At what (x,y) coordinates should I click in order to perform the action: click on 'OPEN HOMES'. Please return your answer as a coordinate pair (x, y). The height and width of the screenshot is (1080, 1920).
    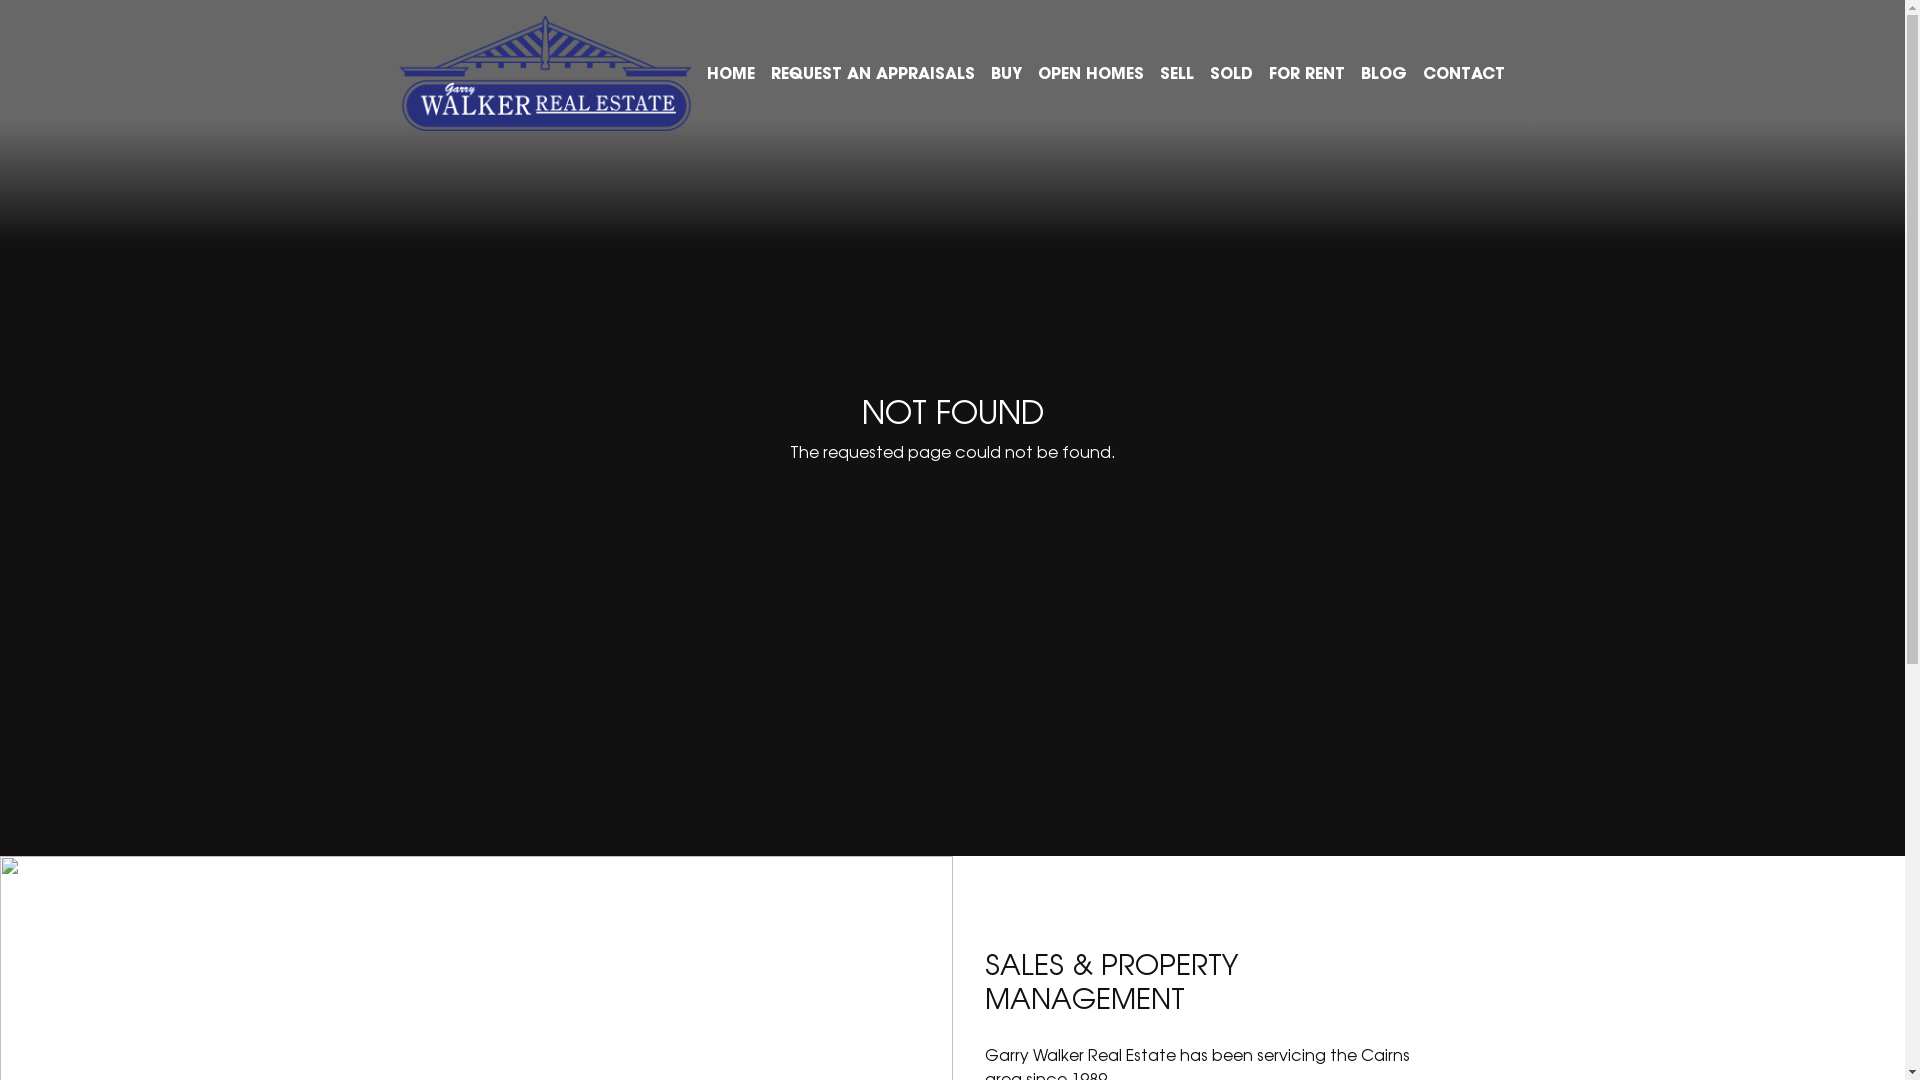
    Looking at the image, I should click on (1089, 72).